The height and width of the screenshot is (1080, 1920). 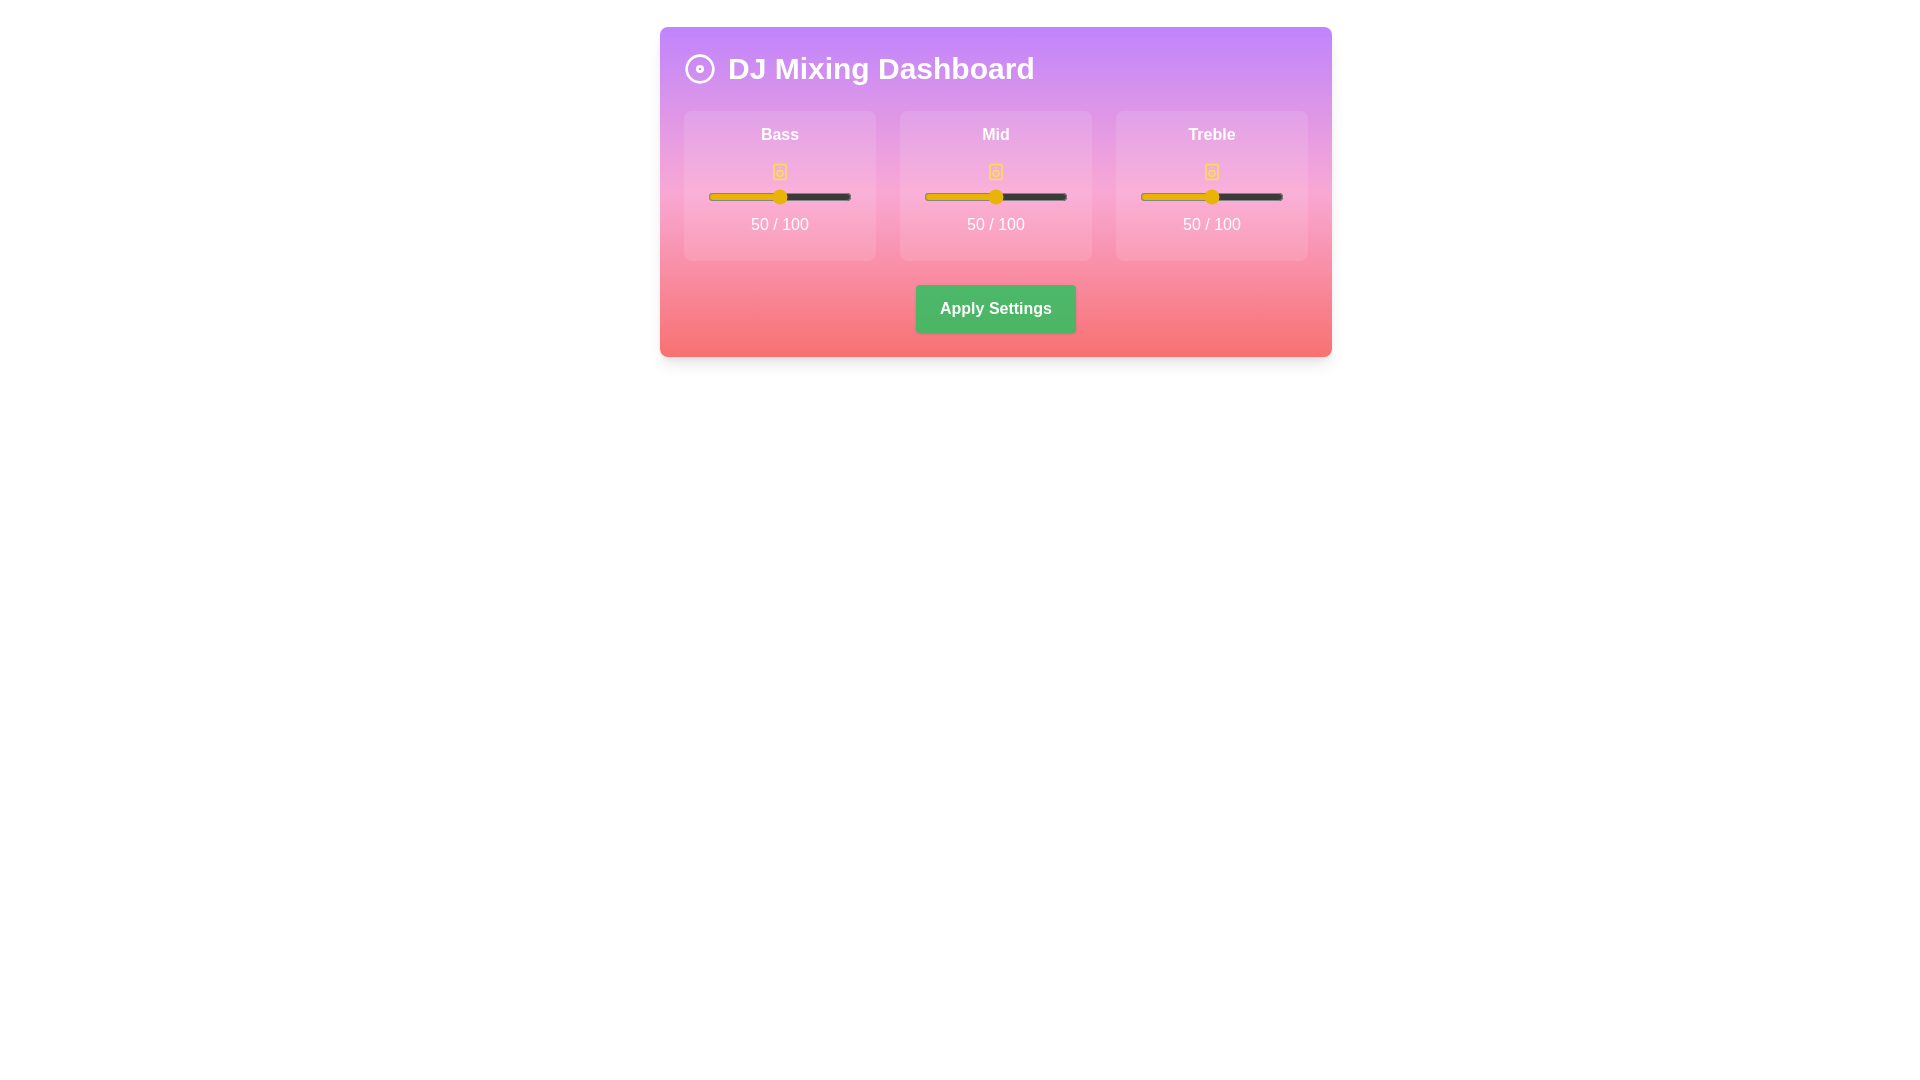 What do you see at coordinates (995, 308) in the screenshot?
I see `the 'Apply Settings' button` at bounding box center [995, 308].